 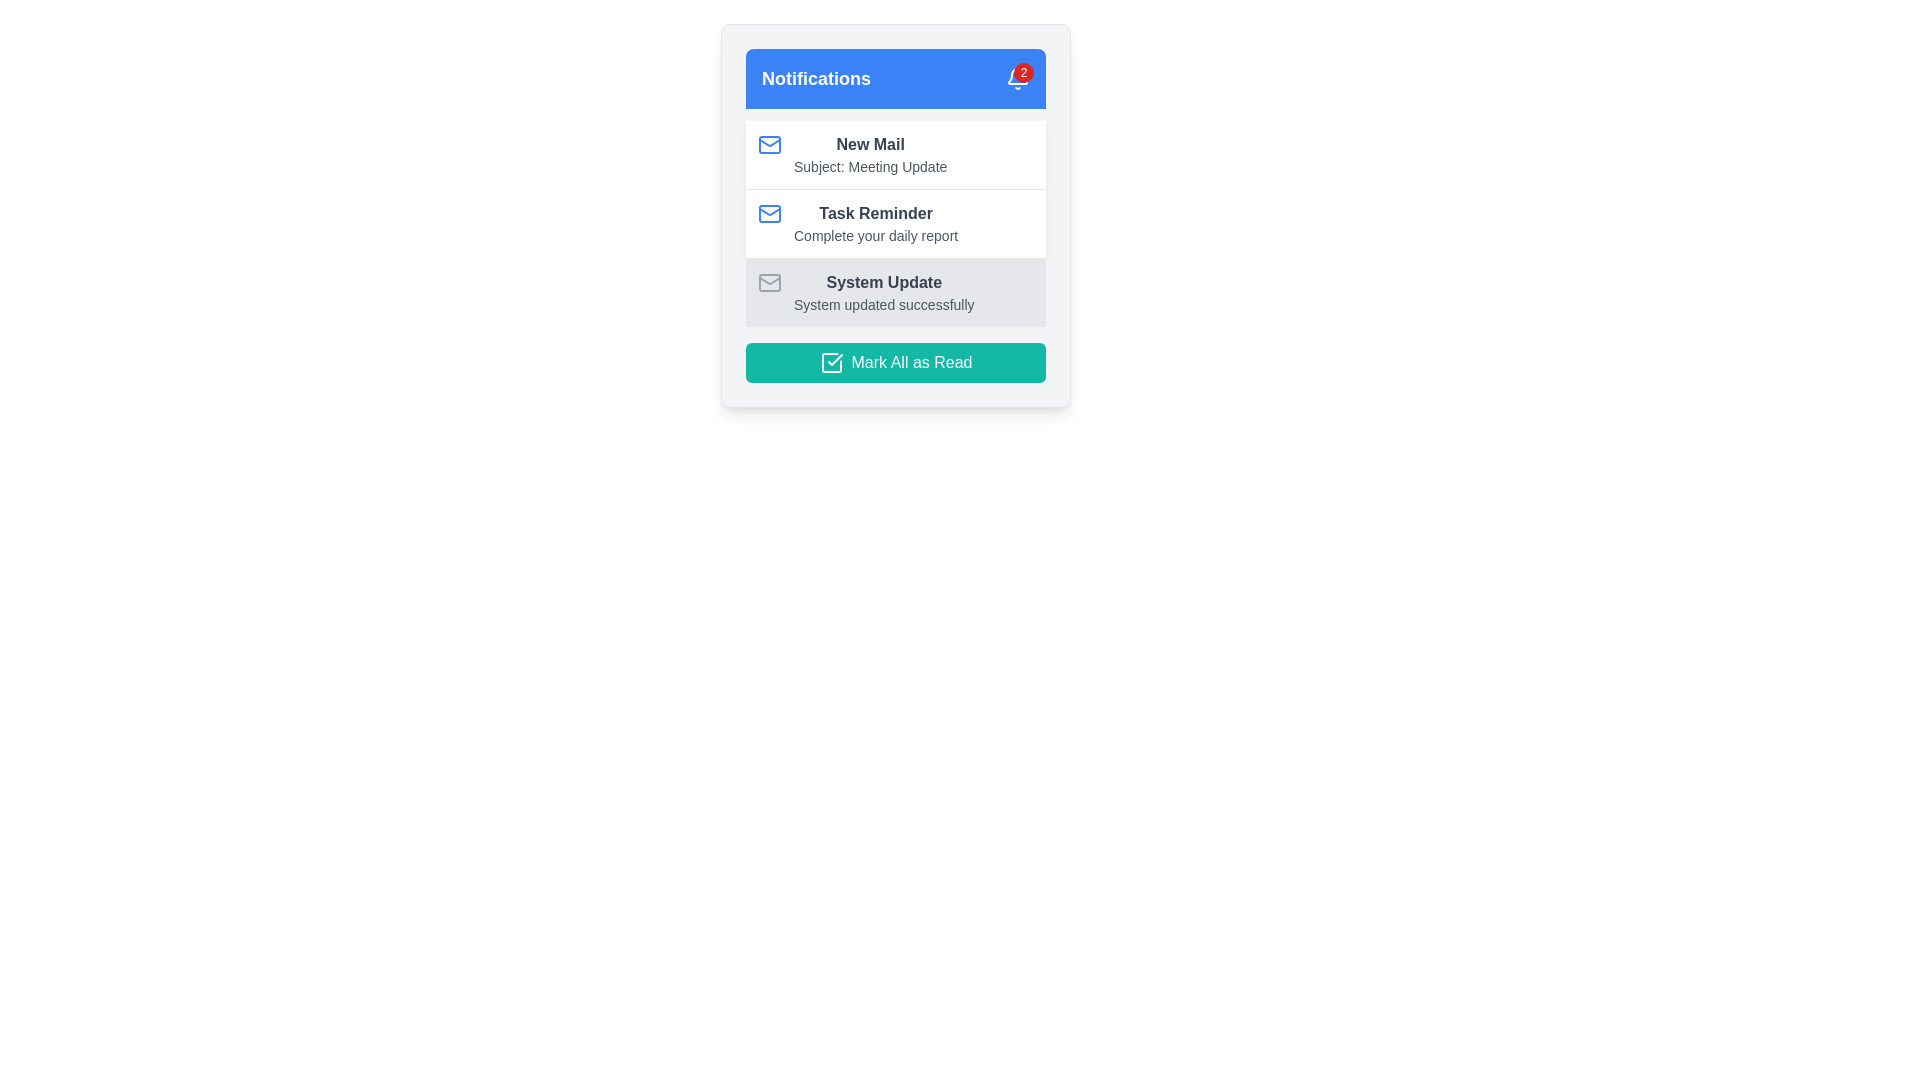 What do you see at coordinates (895, 153) in the screenshot?
I see `the first notification list item which includes a blue envelope icon and the text 'New Mail' followed by 'Subject: Meeting Update'` at bounding box center [895, 153].